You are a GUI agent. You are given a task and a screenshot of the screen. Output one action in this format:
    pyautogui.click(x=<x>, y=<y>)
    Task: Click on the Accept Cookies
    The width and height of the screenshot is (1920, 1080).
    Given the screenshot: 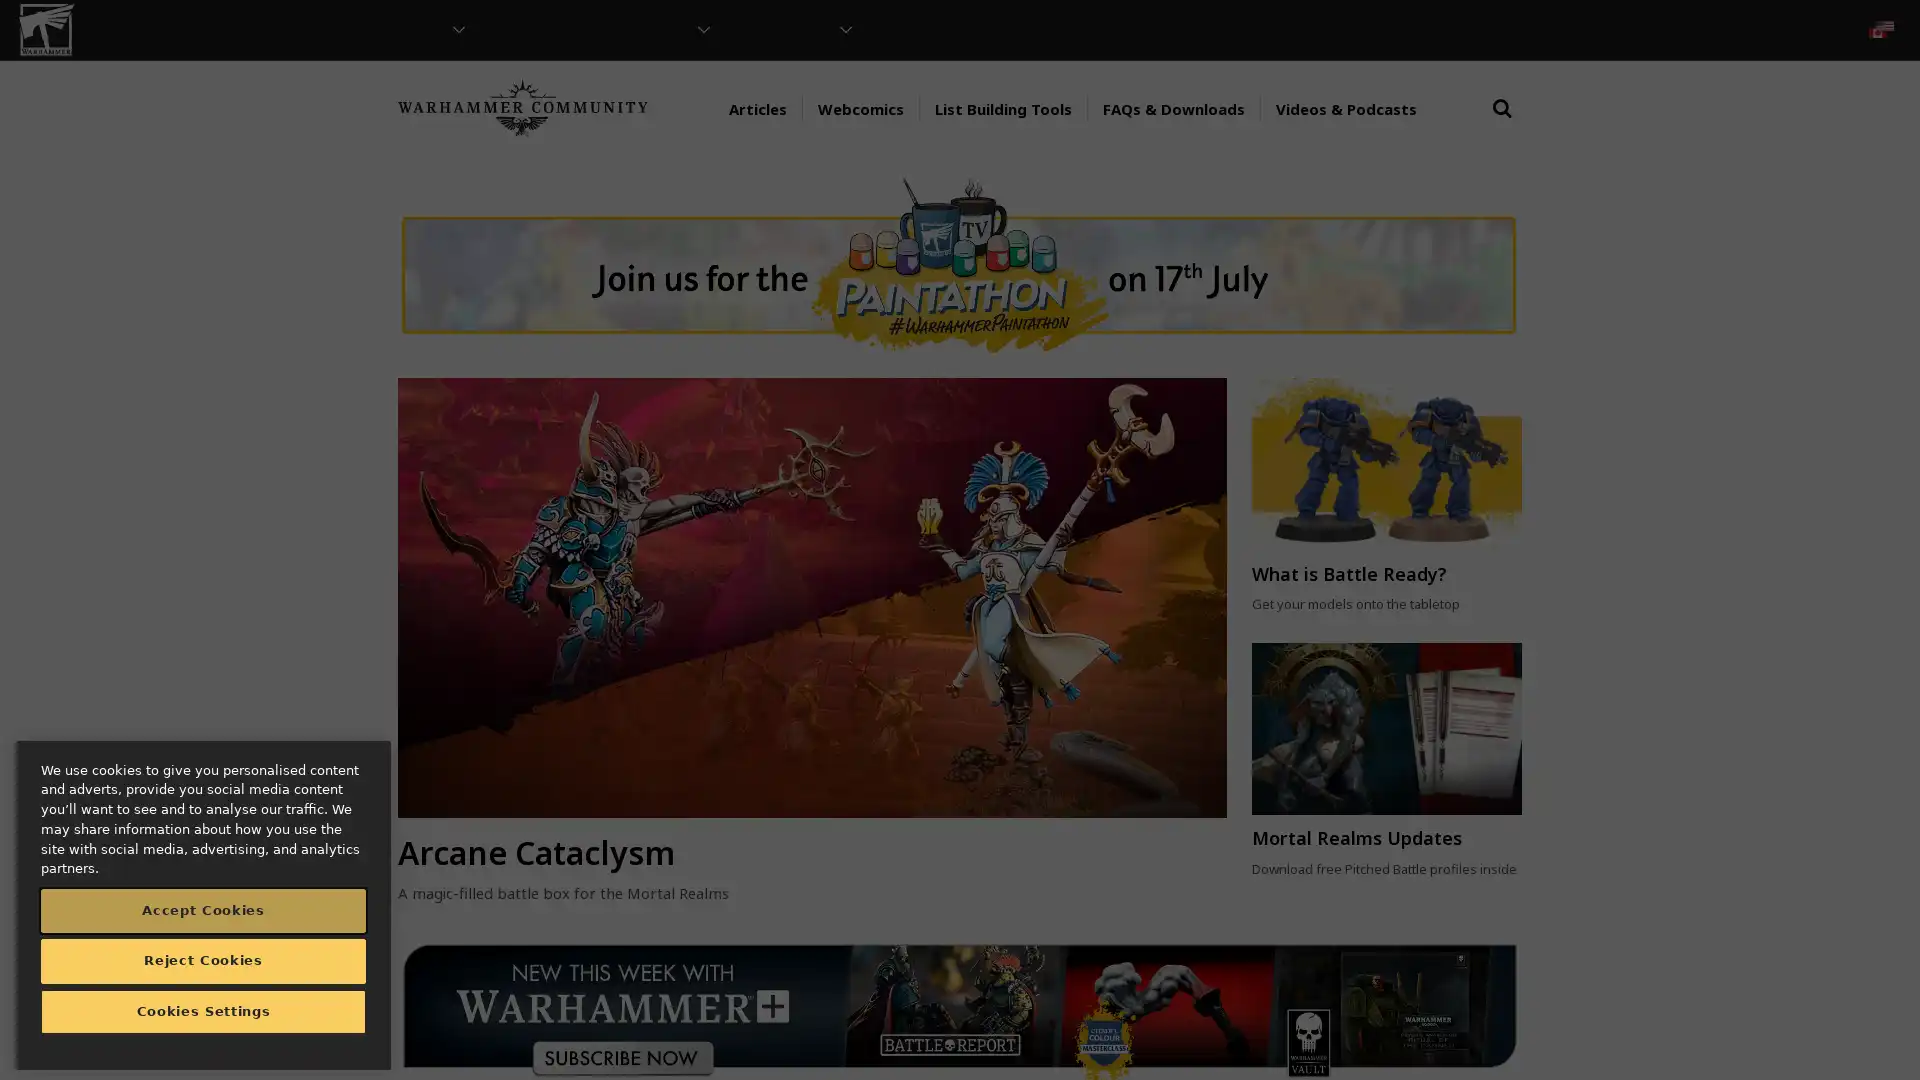 What is the action you would take?
    pyautogui.click(x=203, y=910)
    